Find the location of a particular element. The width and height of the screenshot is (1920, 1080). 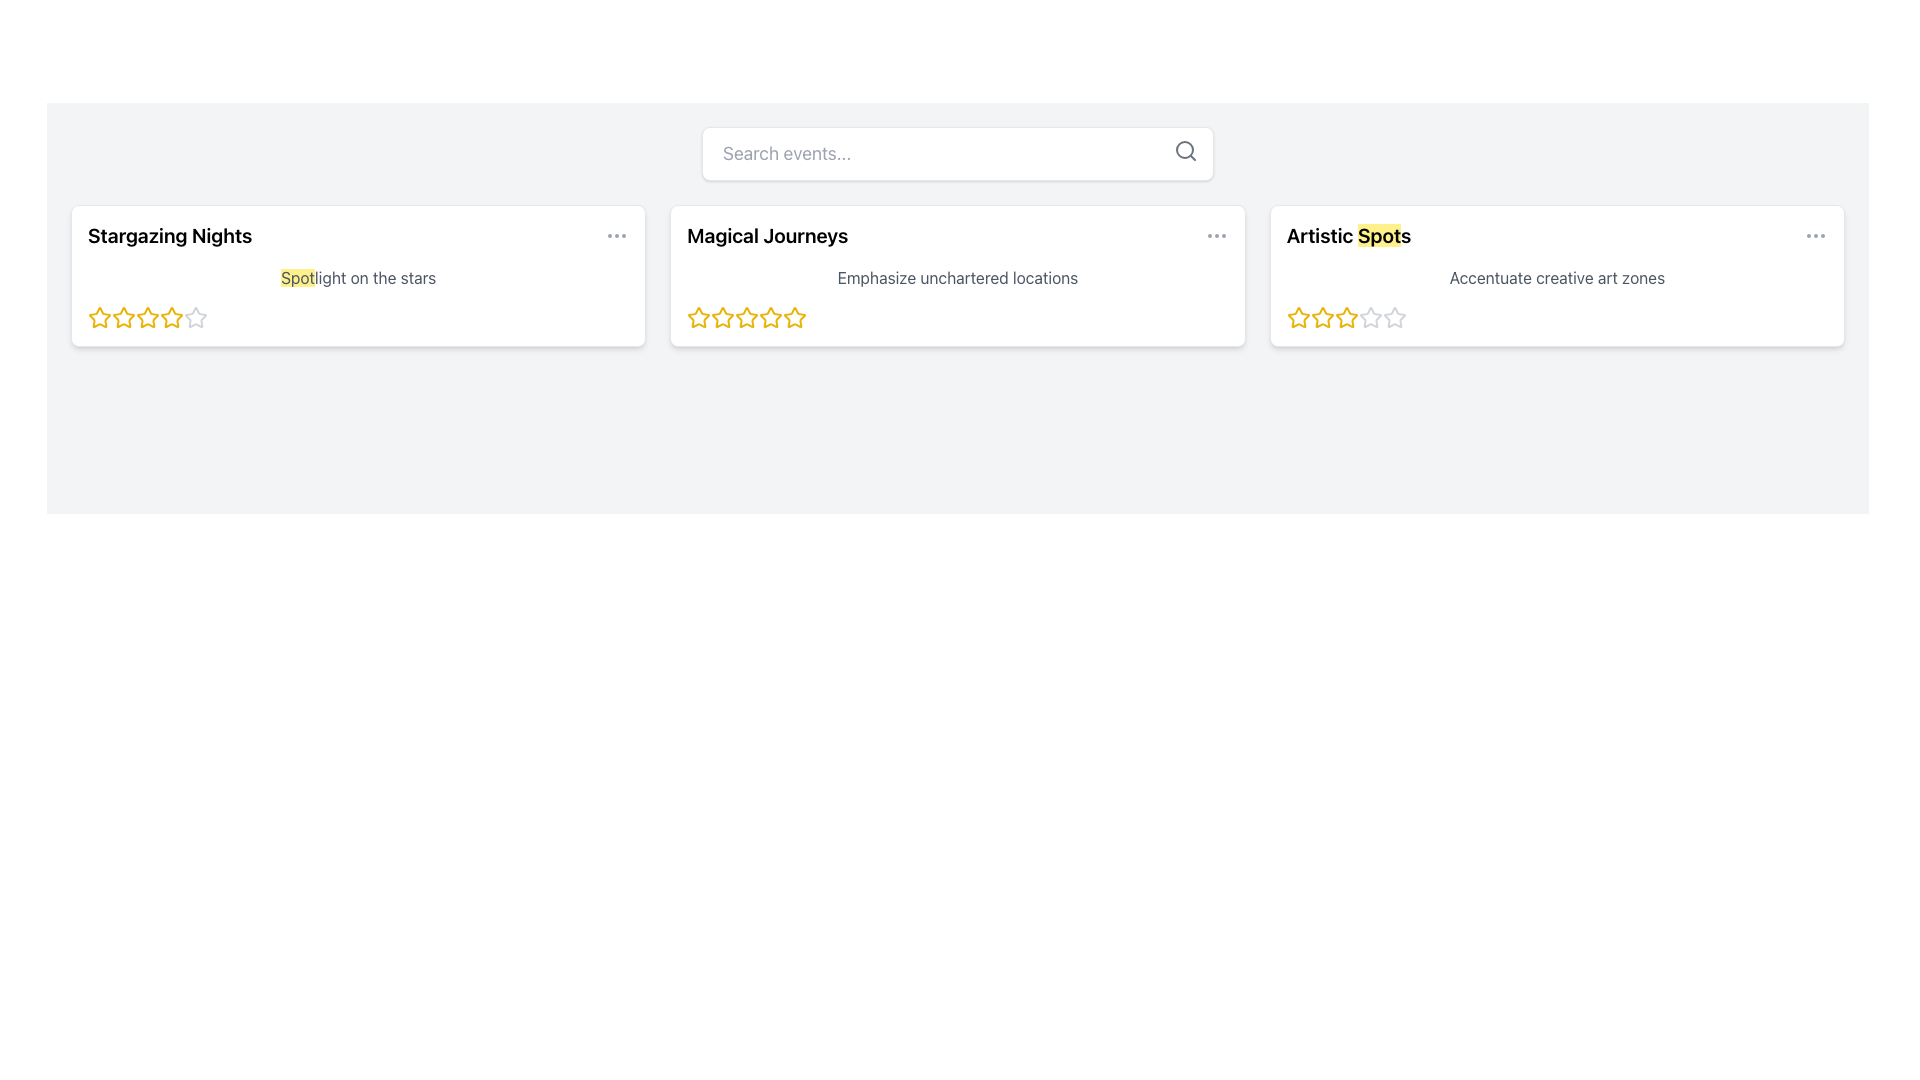

the fourth star-shaped rating icon in the rating section below 'Artistic Spots' is located at coordinates (1369, 316).